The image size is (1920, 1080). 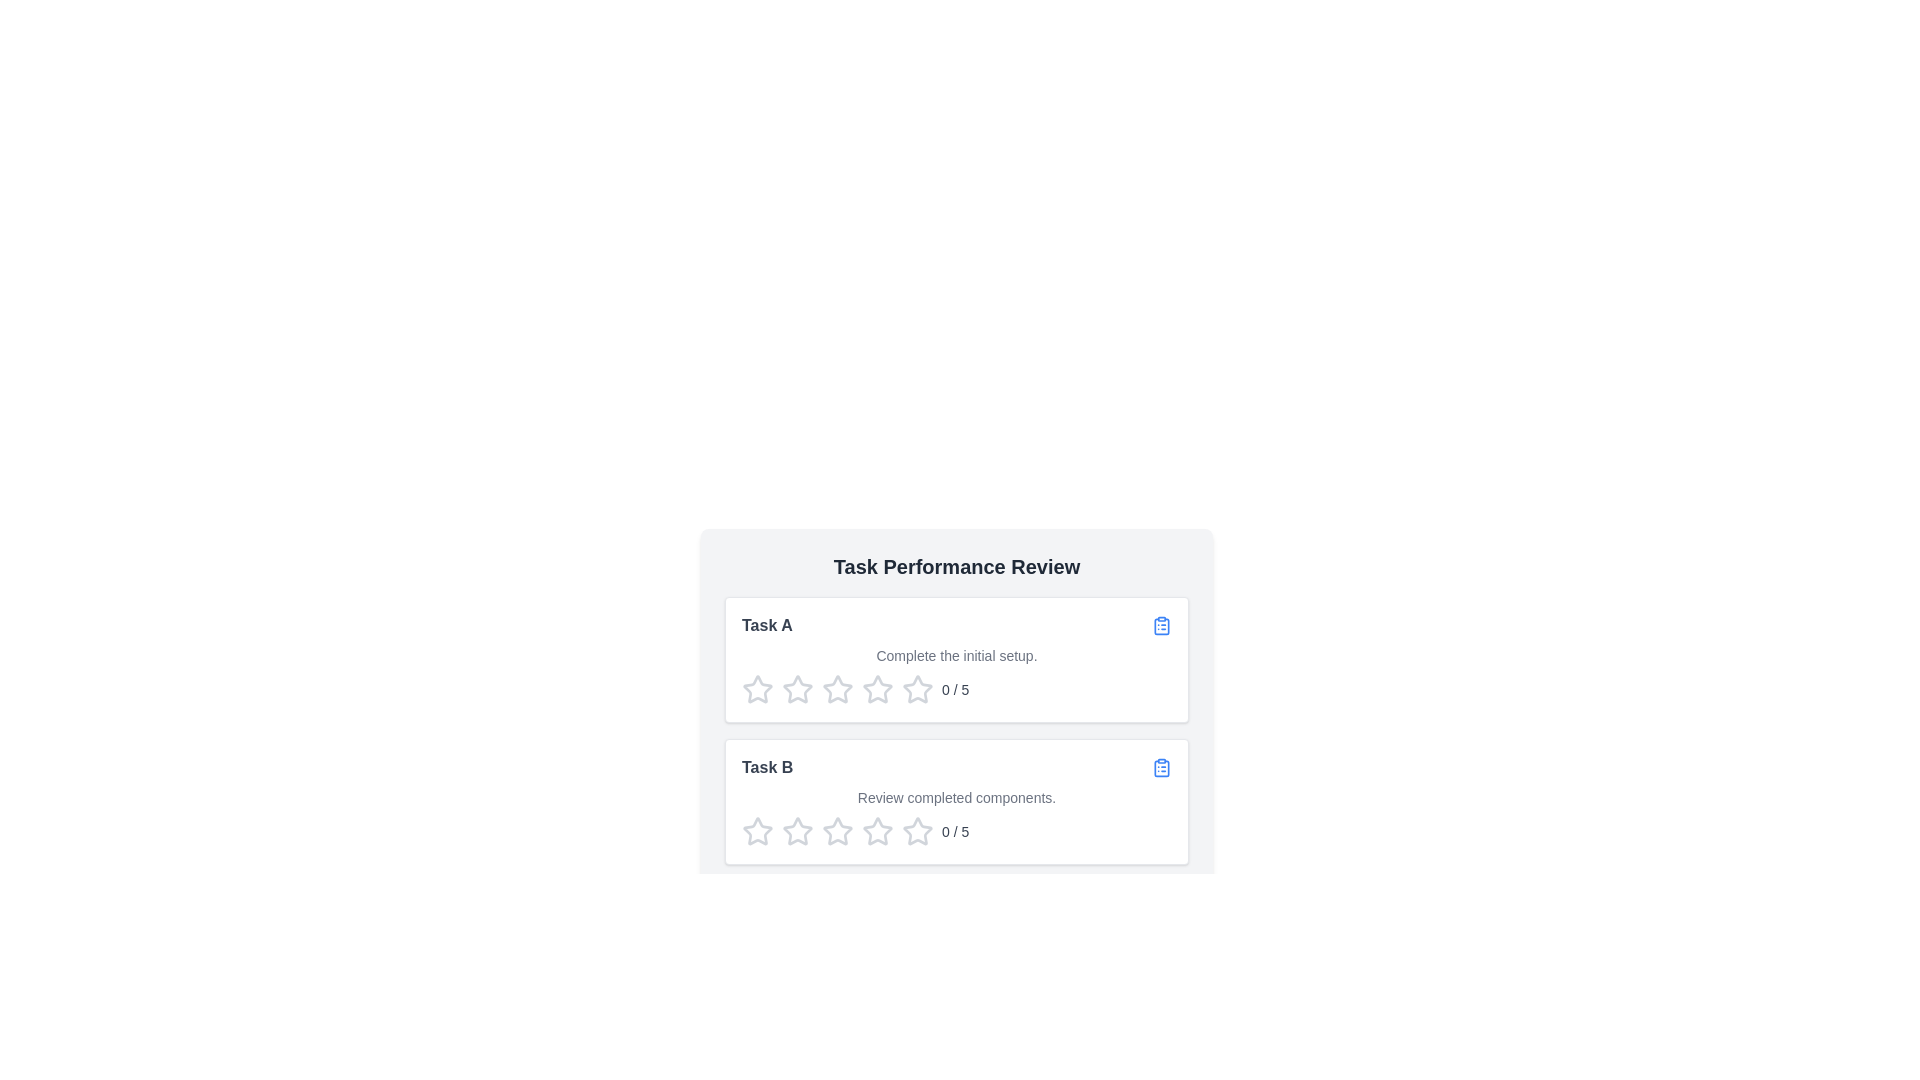 What do you see at coordinates (757, 831) in the screenshot?
I see `the first interactive rating star icon in the second rating row under the 'Task B' section` at bounding box center [757, 831].